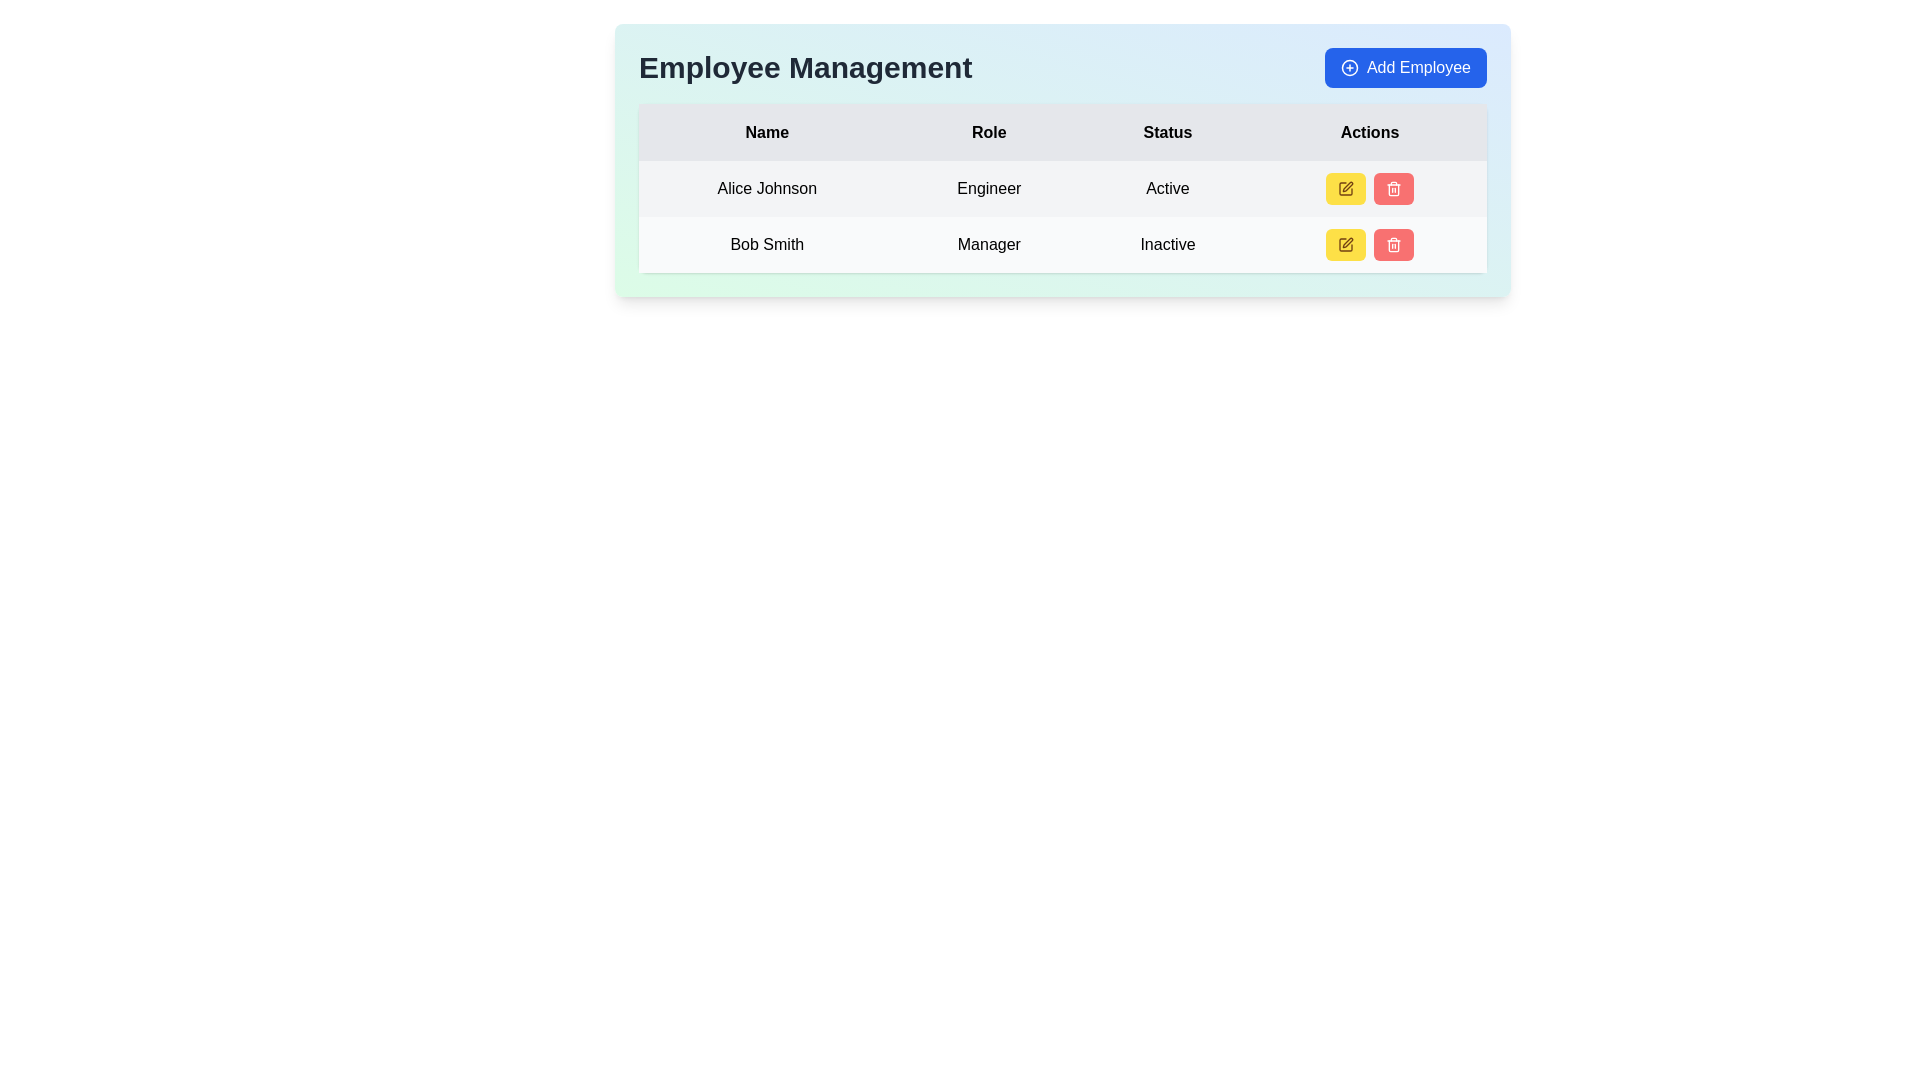 This screenshot has width=1920, height=1080. Describe the element at coordinates (1061, 244) in the screenshot. I see `the second row` at that location.